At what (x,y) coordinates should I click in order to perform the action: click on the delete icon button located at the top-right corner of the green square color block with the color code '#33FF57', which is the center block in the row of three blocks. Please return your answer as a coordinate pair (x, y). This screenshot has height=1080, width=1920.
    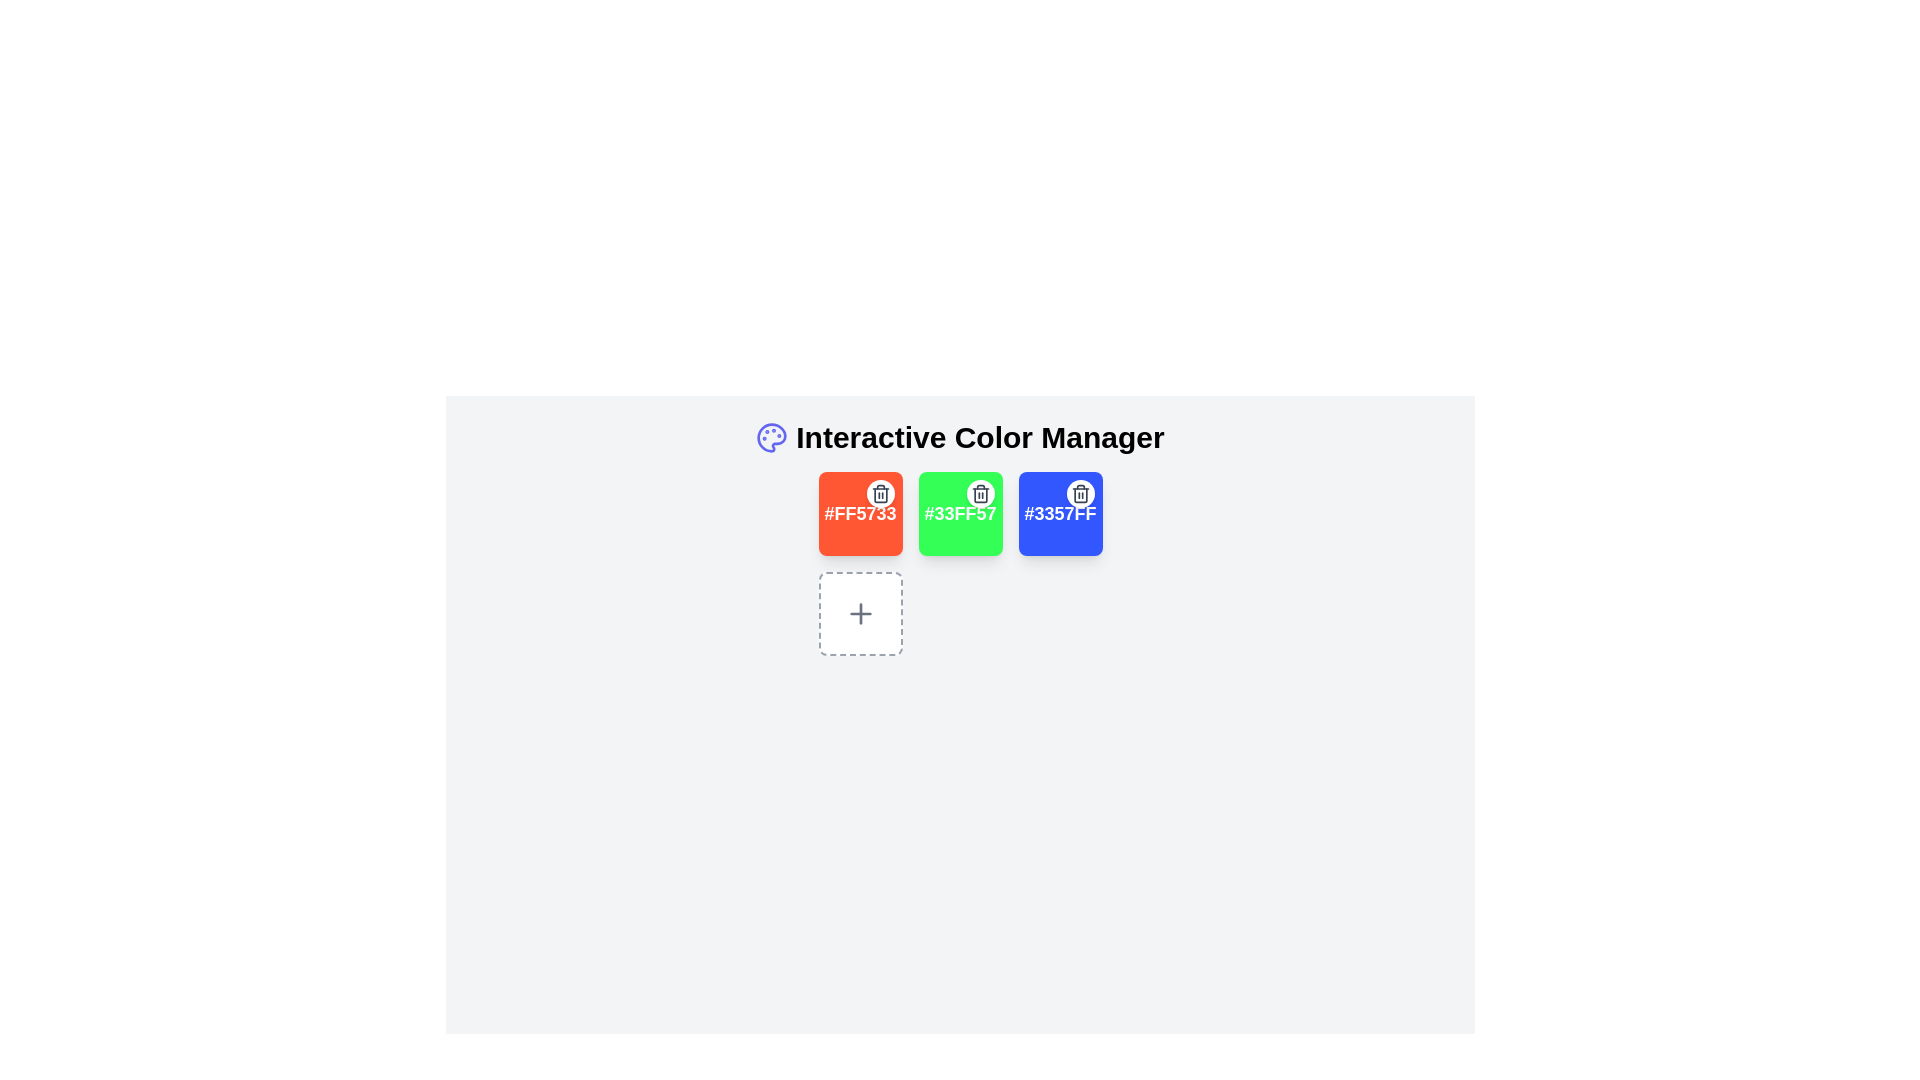
    Looking at the image, I should click on (980, 493).